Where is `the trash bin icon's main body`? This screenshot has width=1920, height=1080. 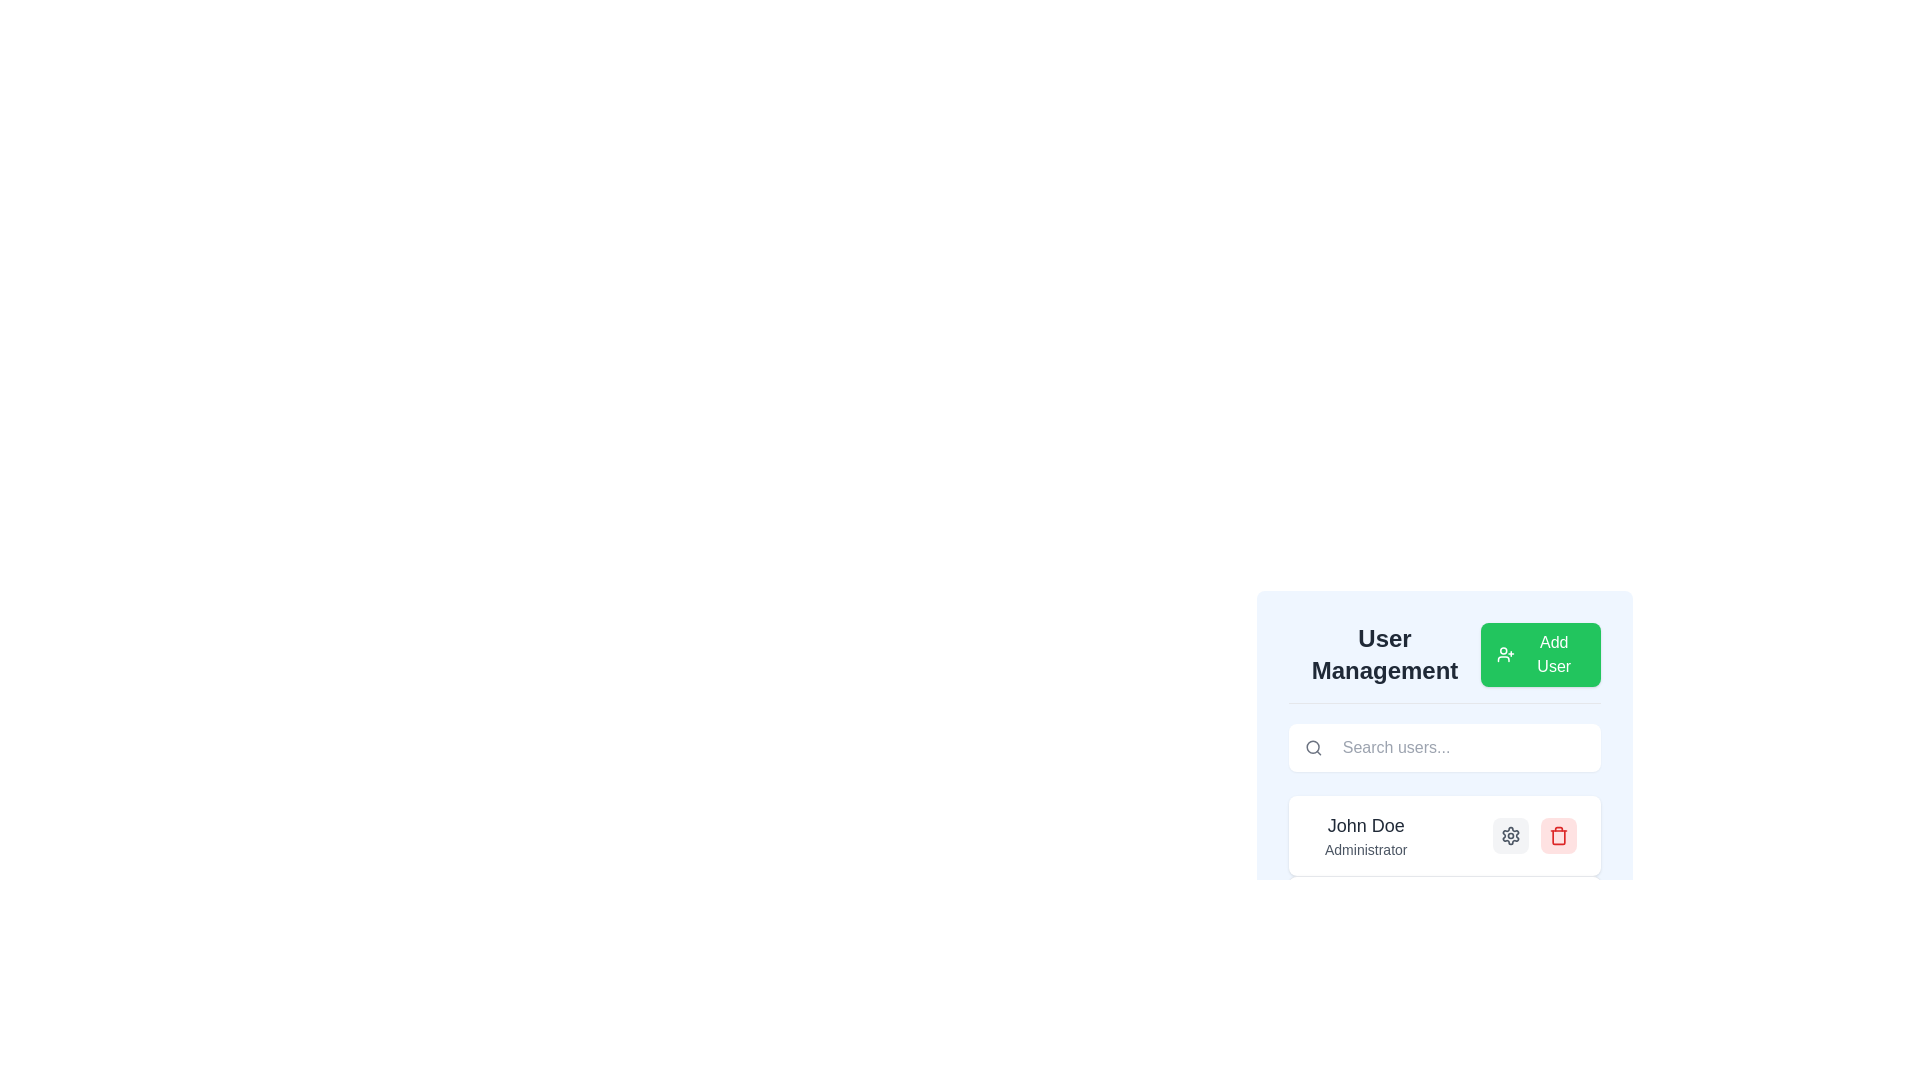 the trash bin icon's main body is located at coordinates (1558, 837).